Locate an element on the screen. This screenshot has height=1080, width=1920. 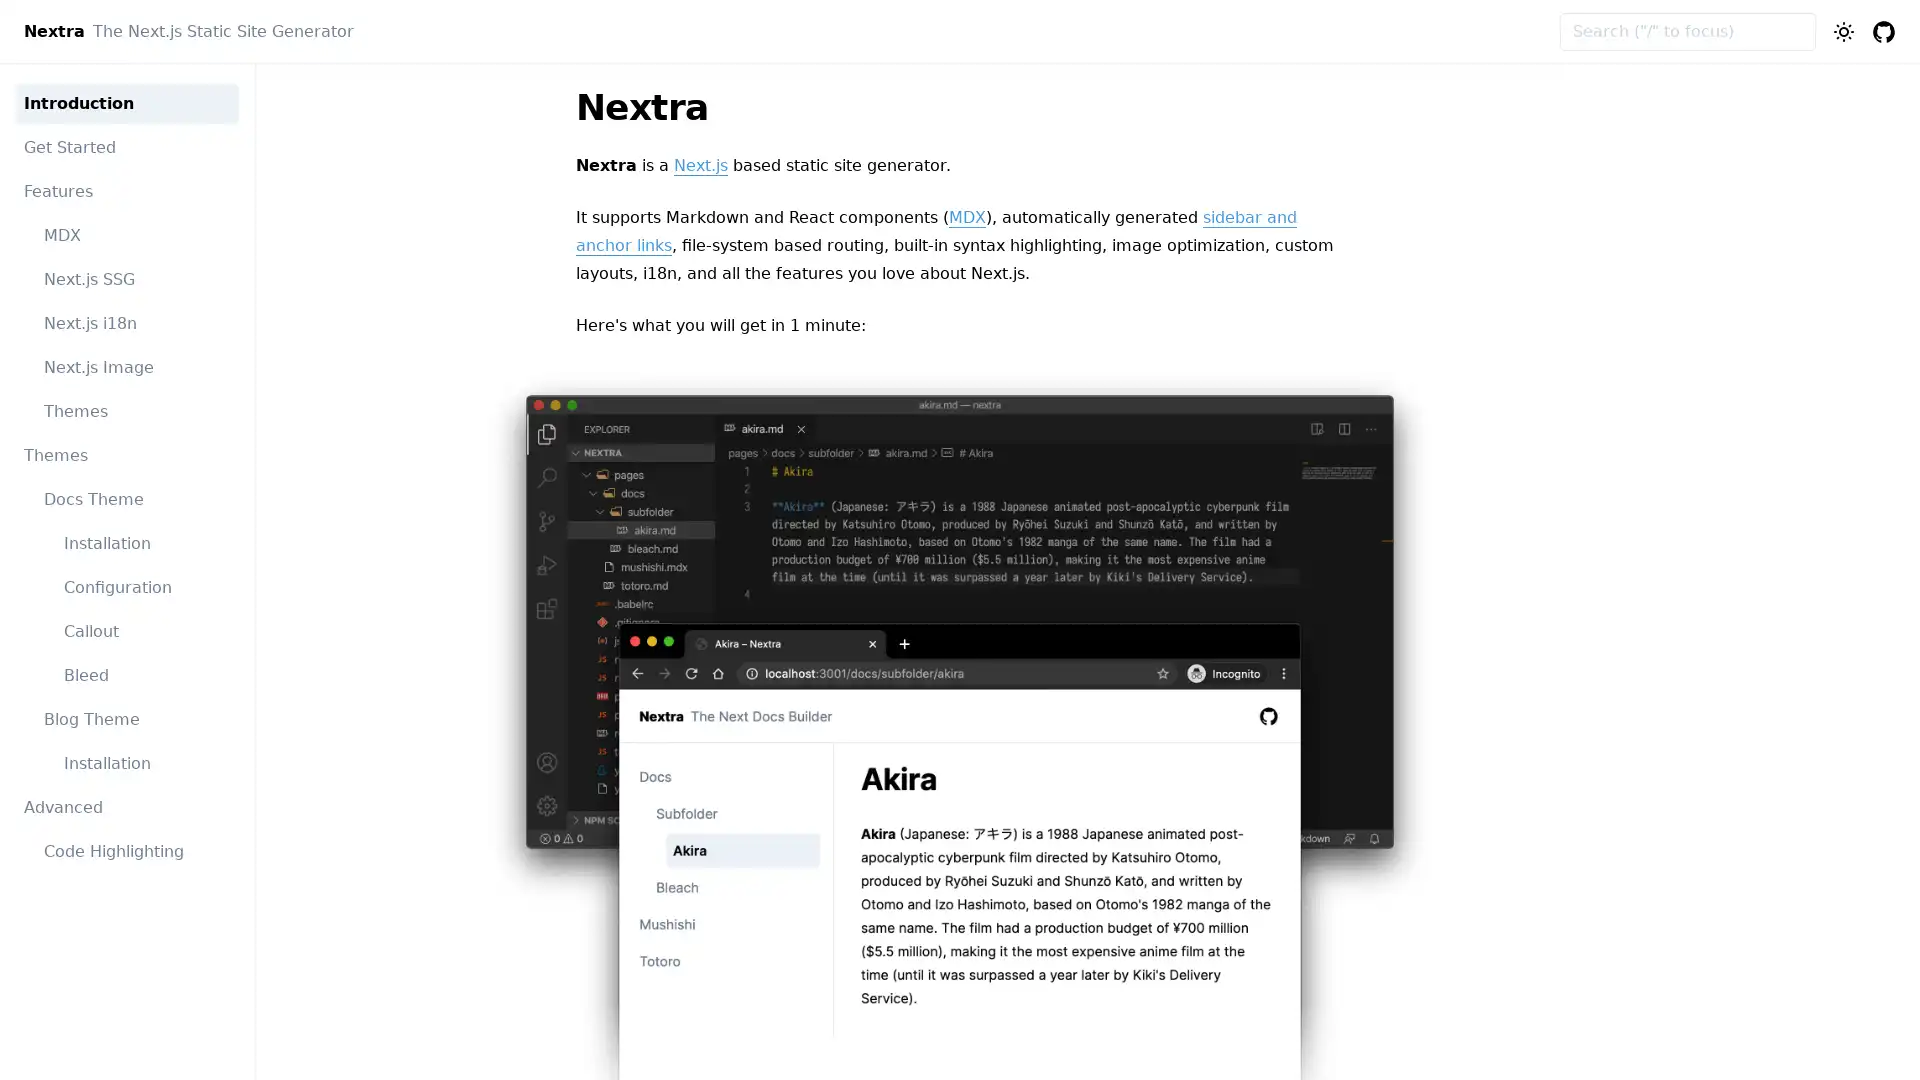
Themes is located at coordinates (126, 455).